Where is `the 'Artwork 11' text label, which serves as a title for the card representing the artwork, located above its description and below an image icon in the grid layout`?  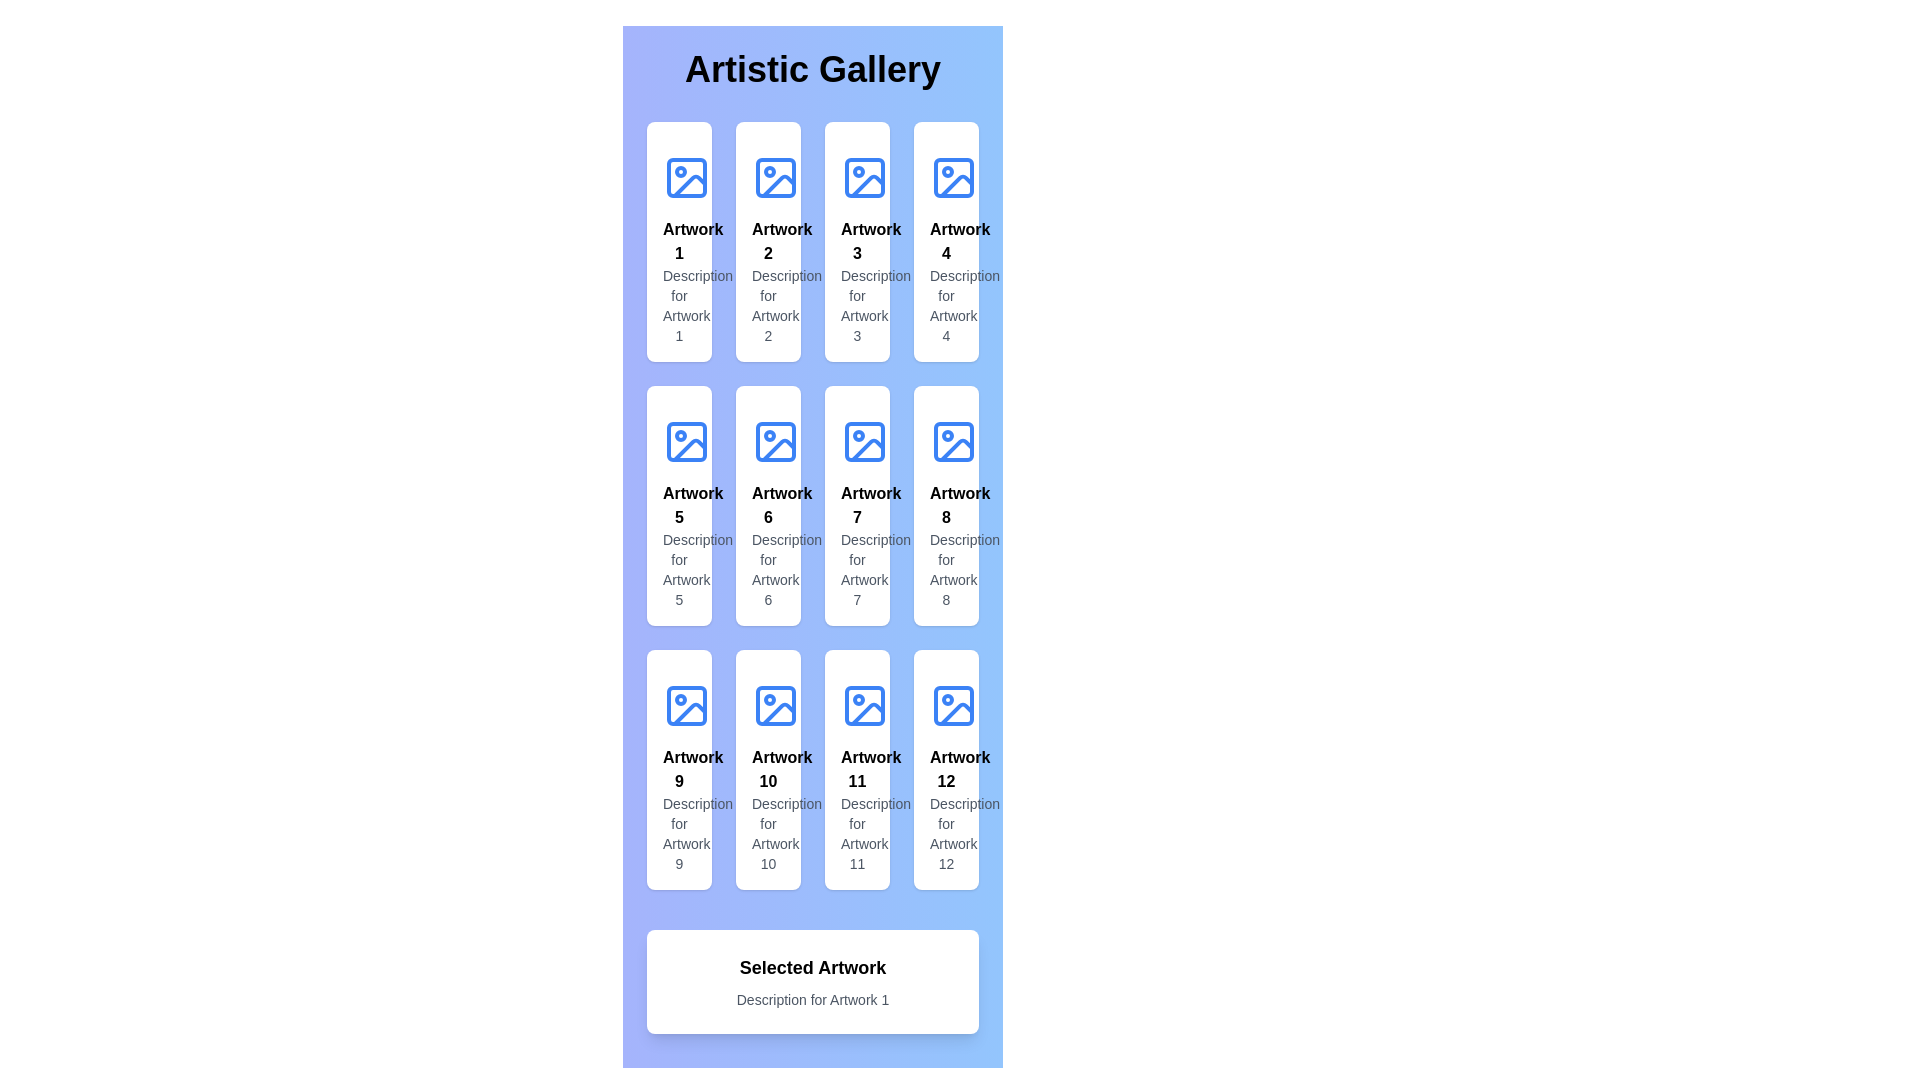
the 'Artwork 11' text label, which serves as a title for the card representing the artwork, located above its description and below an image icon in the grid layout is located at coordinates (857, 769).